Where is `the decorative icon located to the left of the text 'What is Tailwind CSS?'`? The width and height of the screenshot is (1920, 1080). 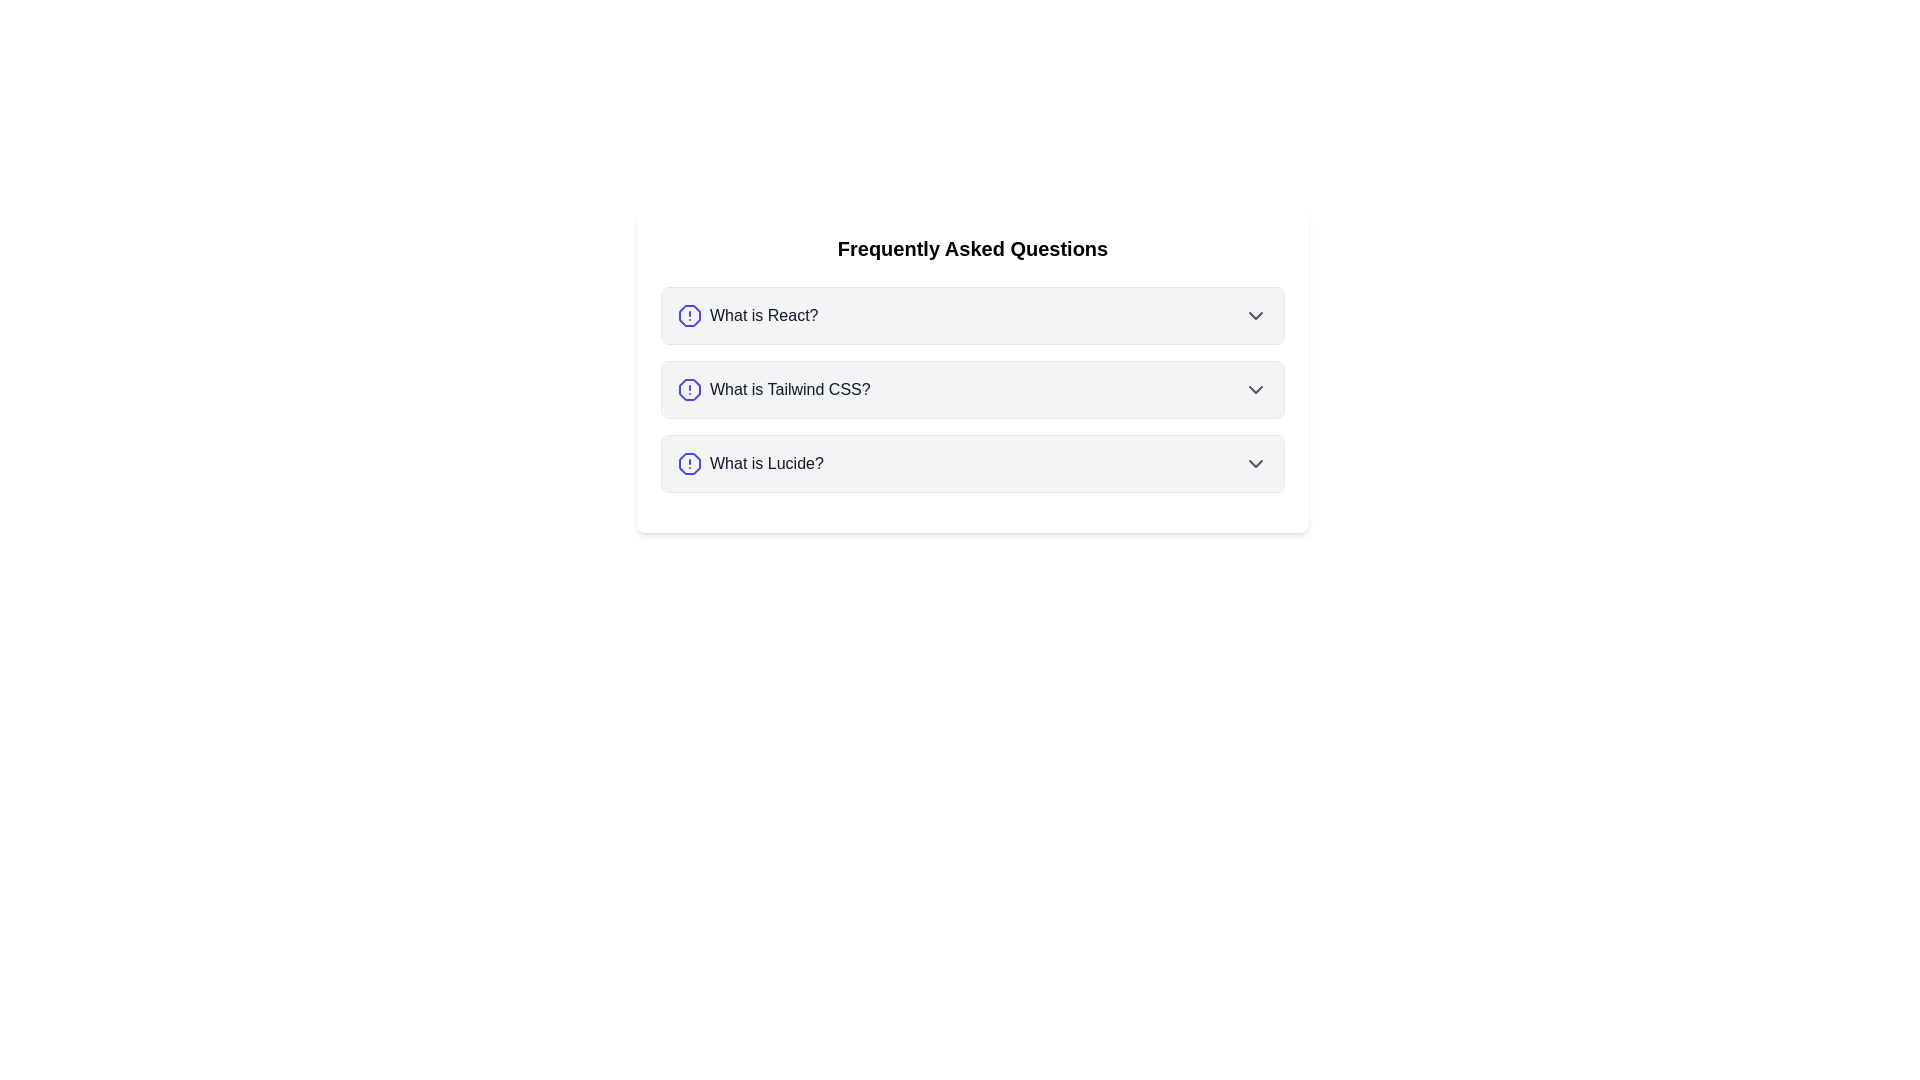
the decorative icon located to the left of the text 'What is Tailwind CSS?' is located at coordinates (690, 389).